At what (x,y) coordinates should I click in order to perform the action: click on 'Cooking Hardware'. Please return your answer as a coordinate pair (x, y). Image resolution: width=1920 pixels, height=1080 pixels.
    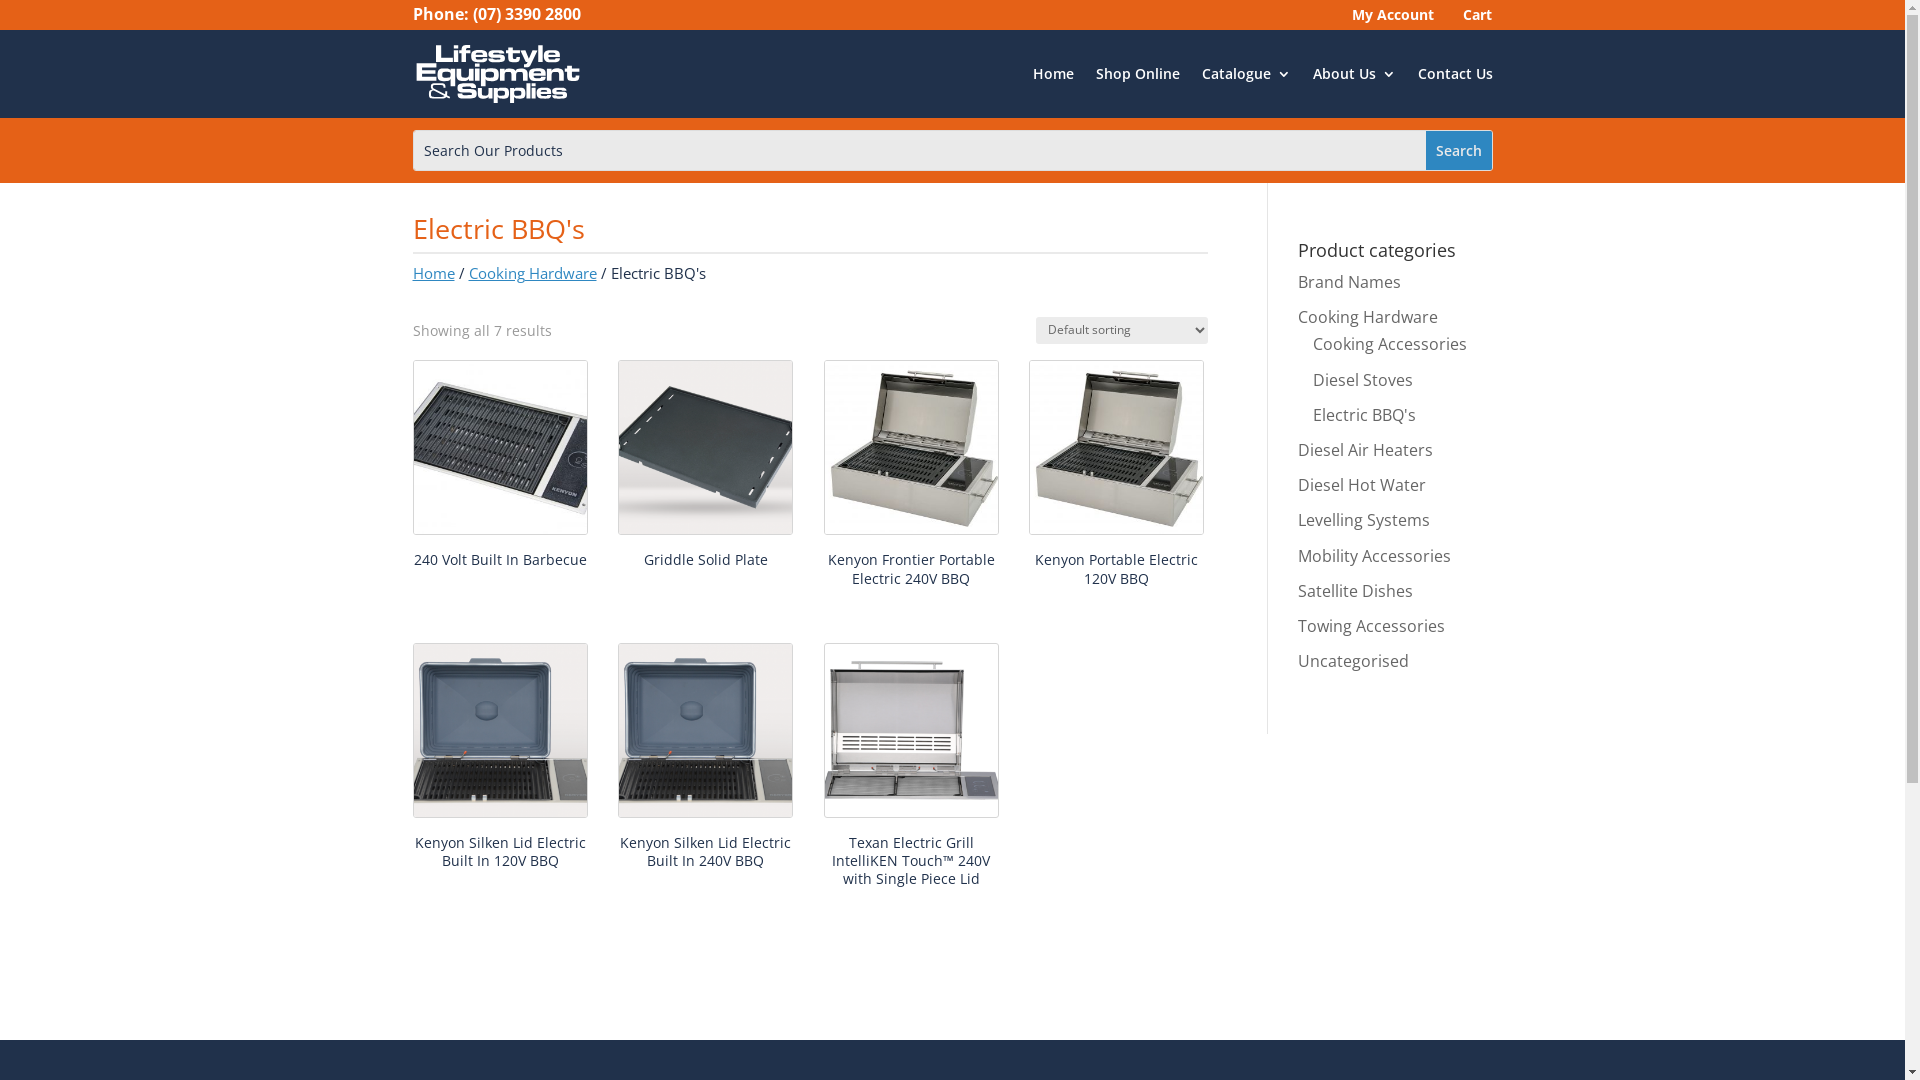
    Looking at the image, I should click on (1367, 315).